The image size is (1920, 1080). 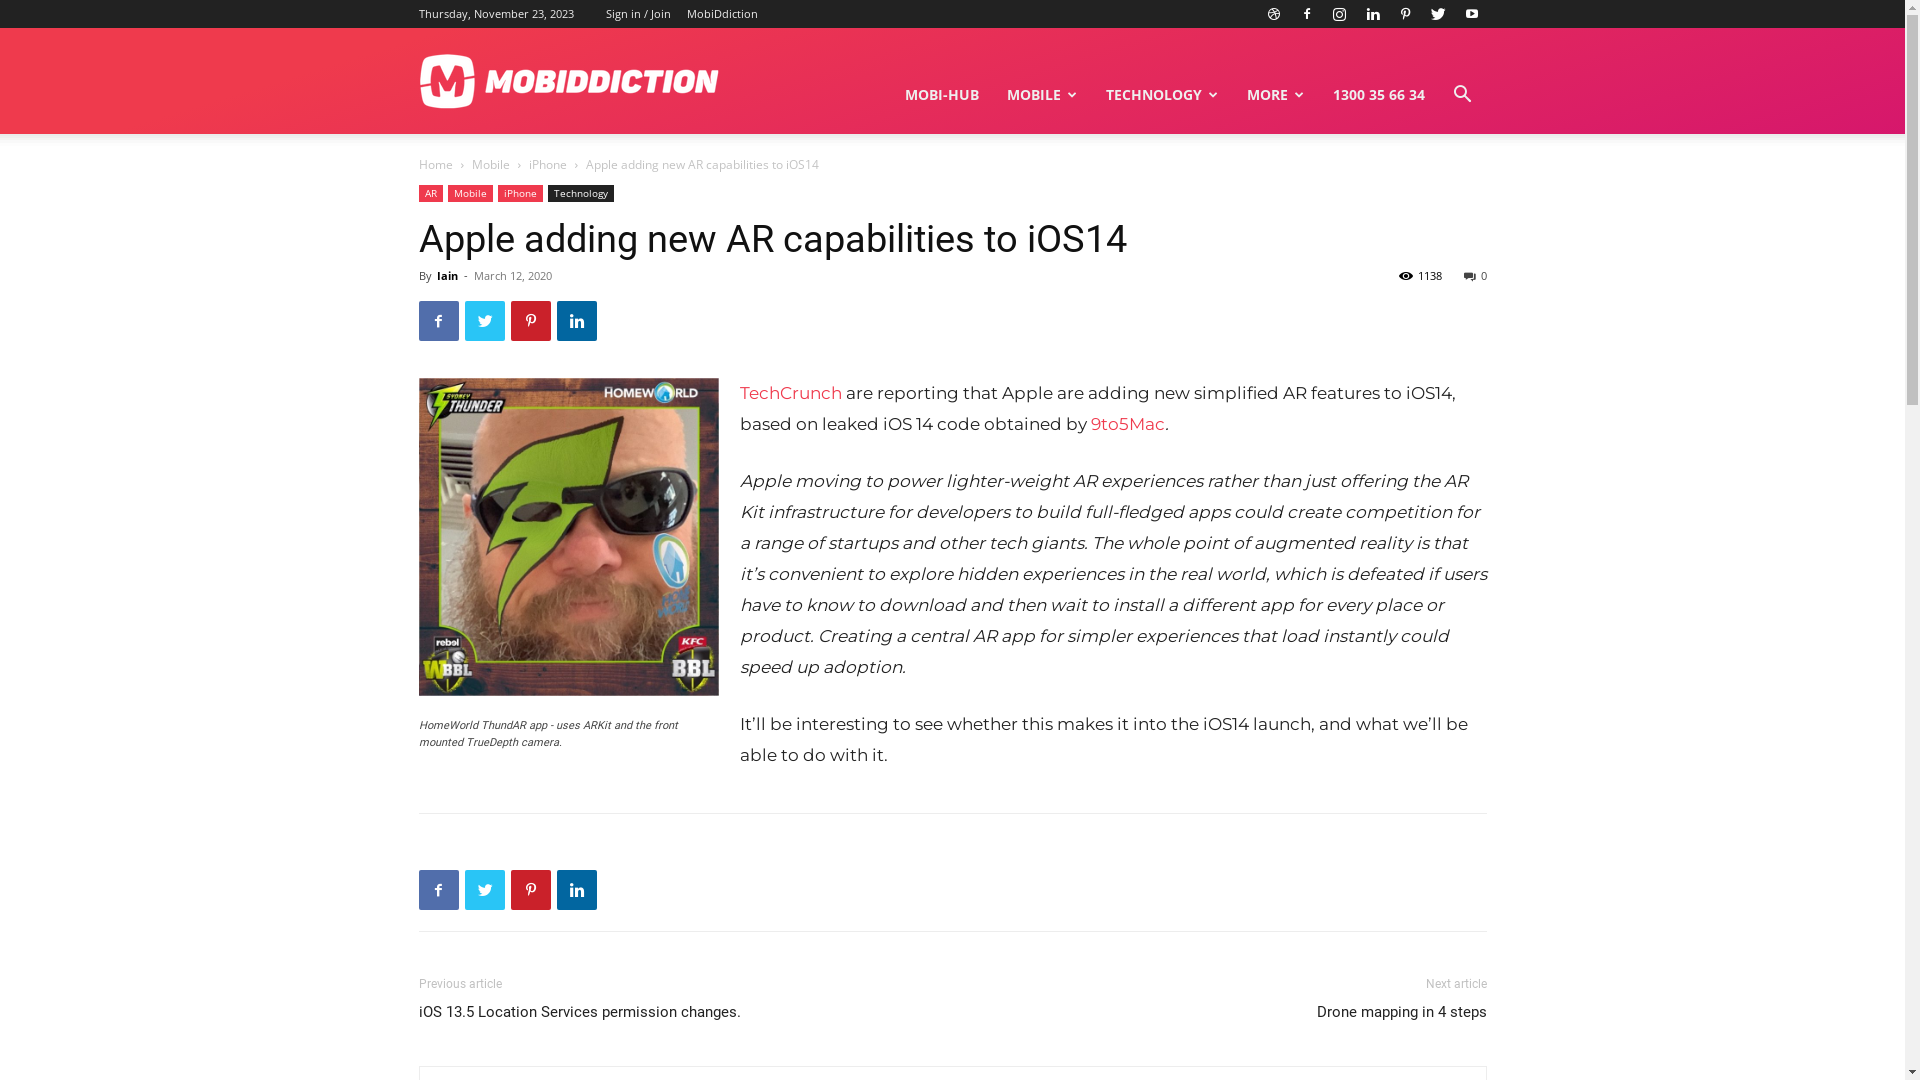 I want to click on 'Instagram', so click(x=1339, y=14).